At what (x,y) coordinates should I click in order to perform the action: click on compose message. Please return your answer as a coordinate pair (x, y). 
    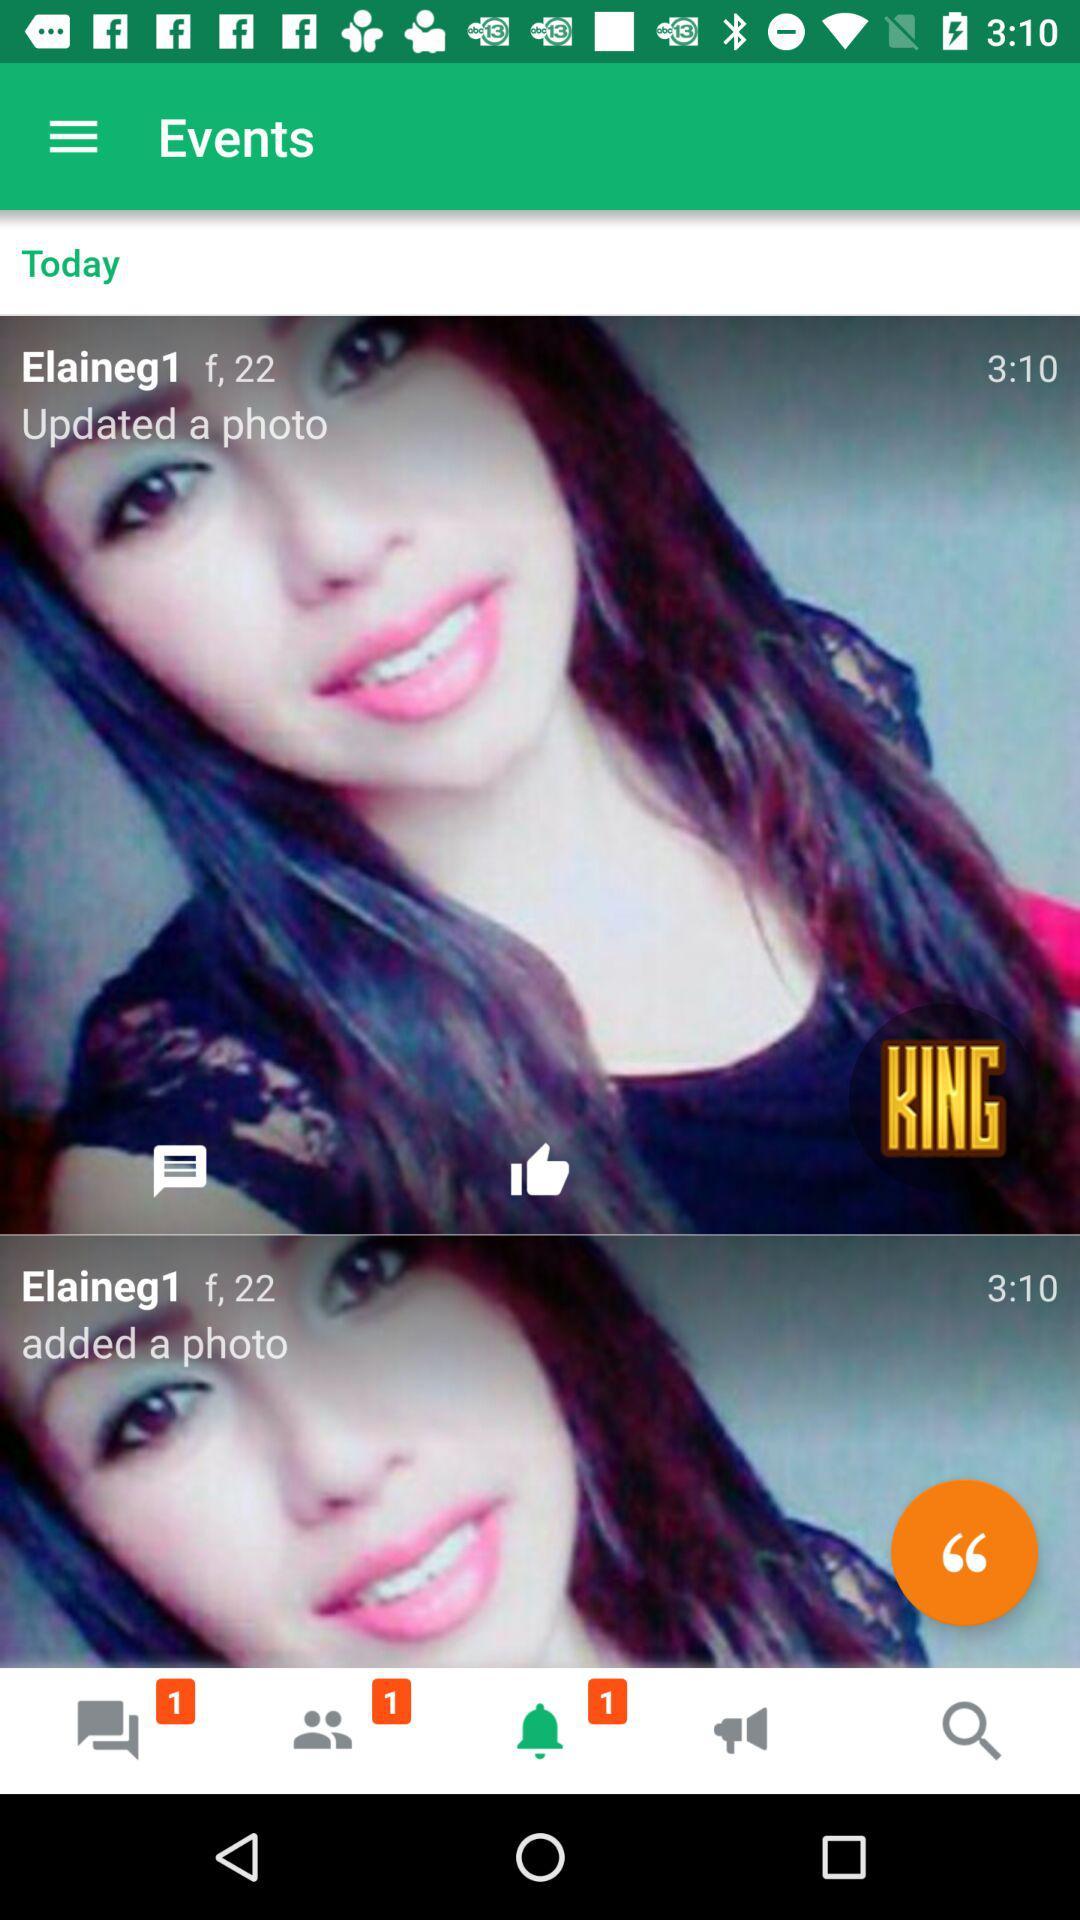
    Looking at the image, I should click on (963, 1551).